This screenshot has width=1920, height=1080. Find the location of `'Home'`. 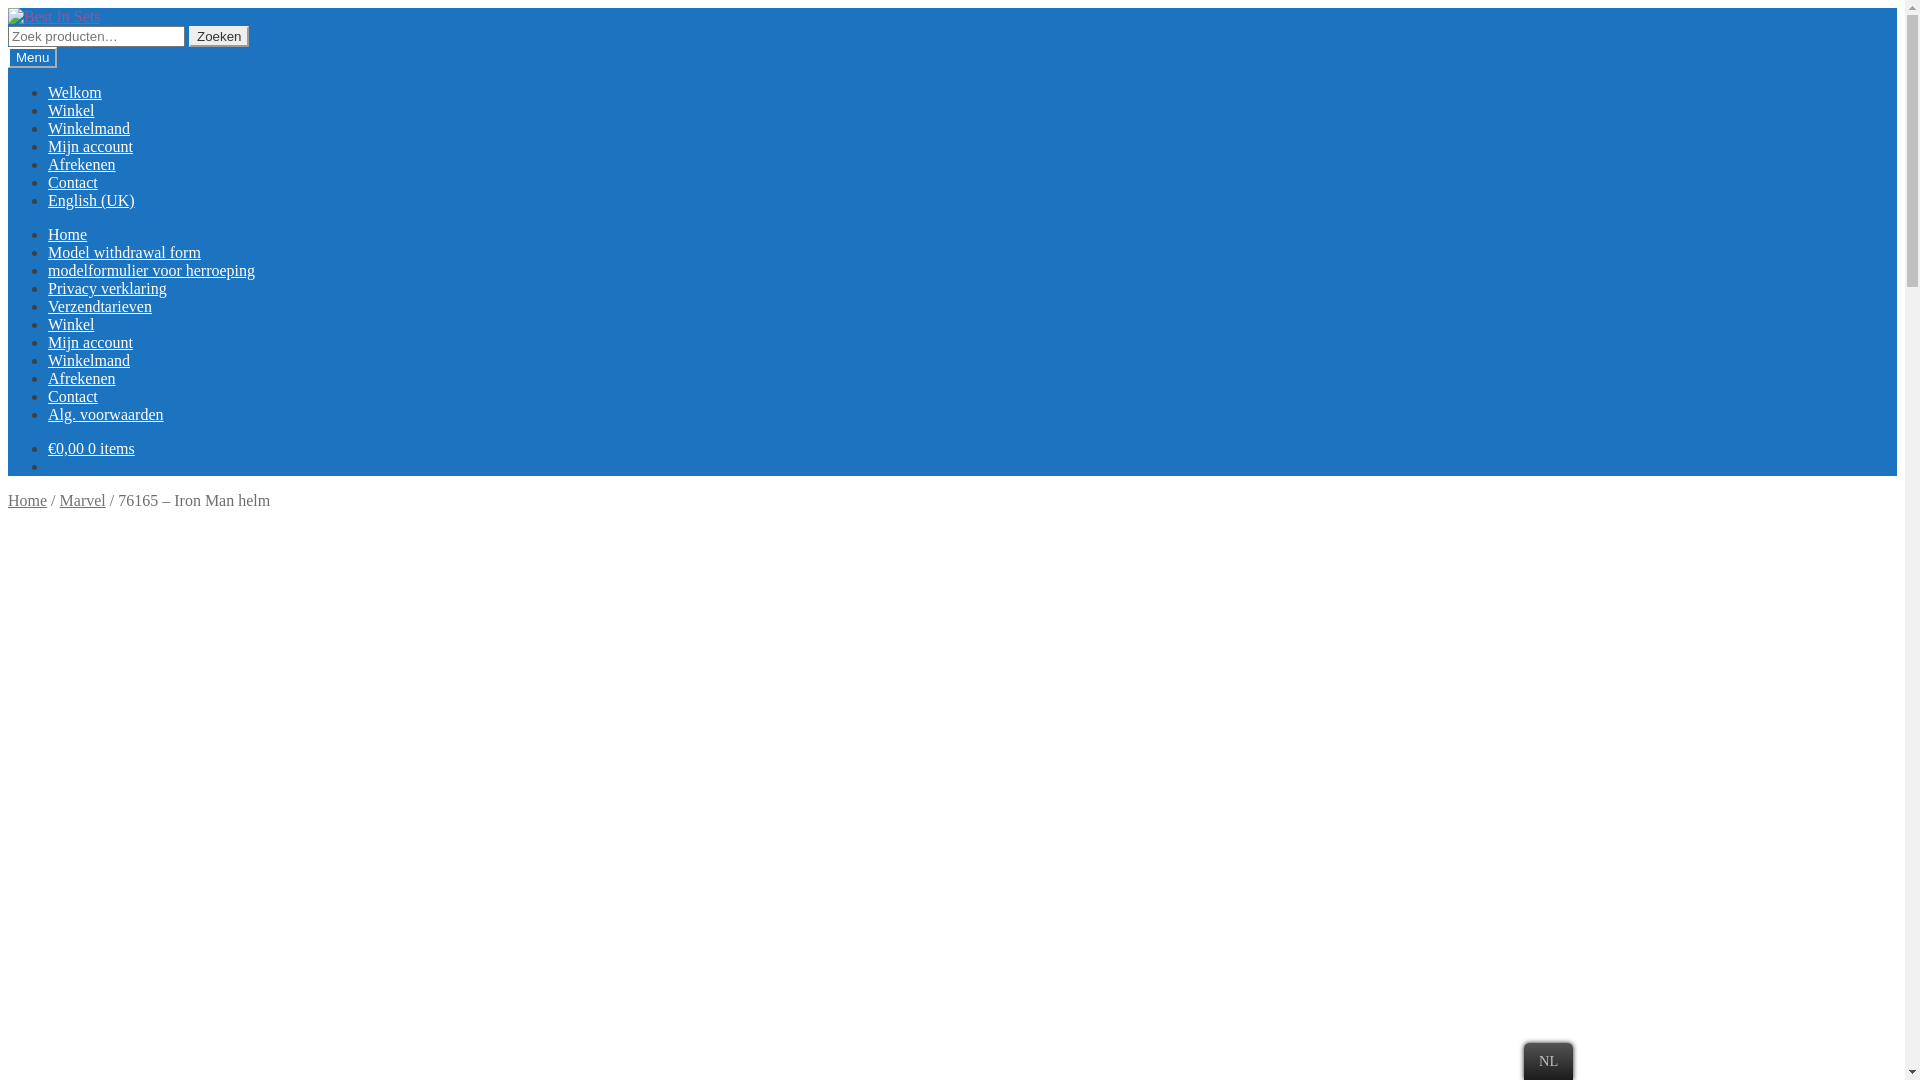

'Home' is located at coordinates (27, 499).